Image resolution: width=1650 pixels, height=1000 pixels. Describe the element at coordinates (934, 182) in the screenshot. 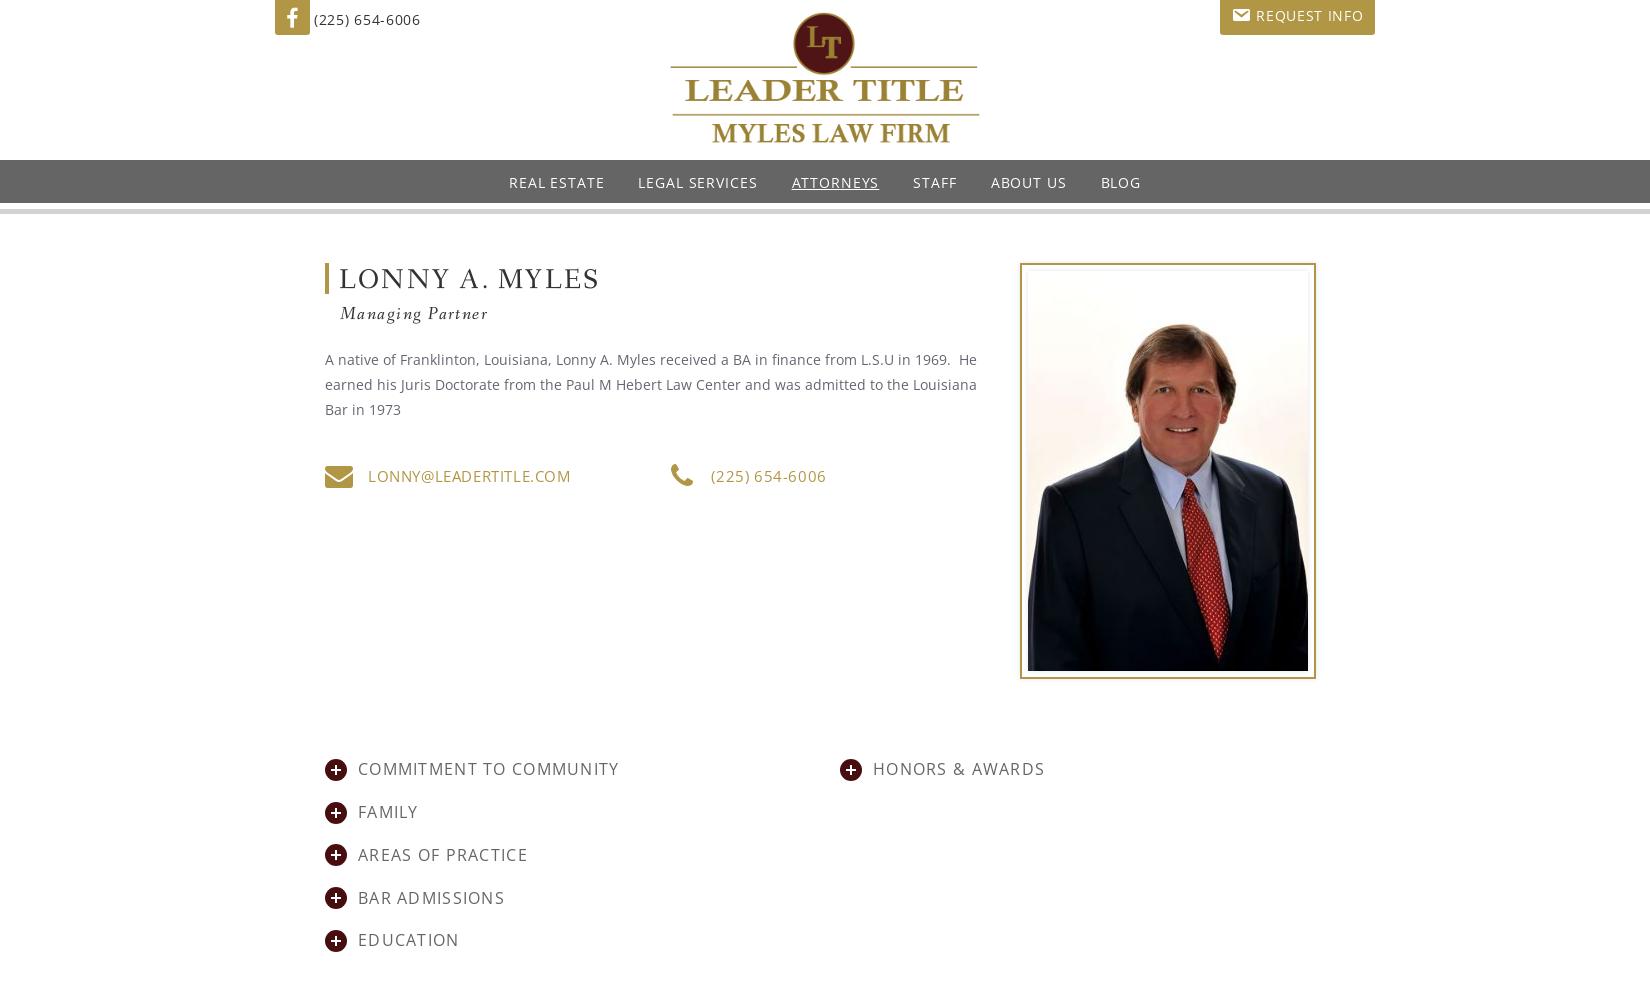

I see `'Staff'` at that location.